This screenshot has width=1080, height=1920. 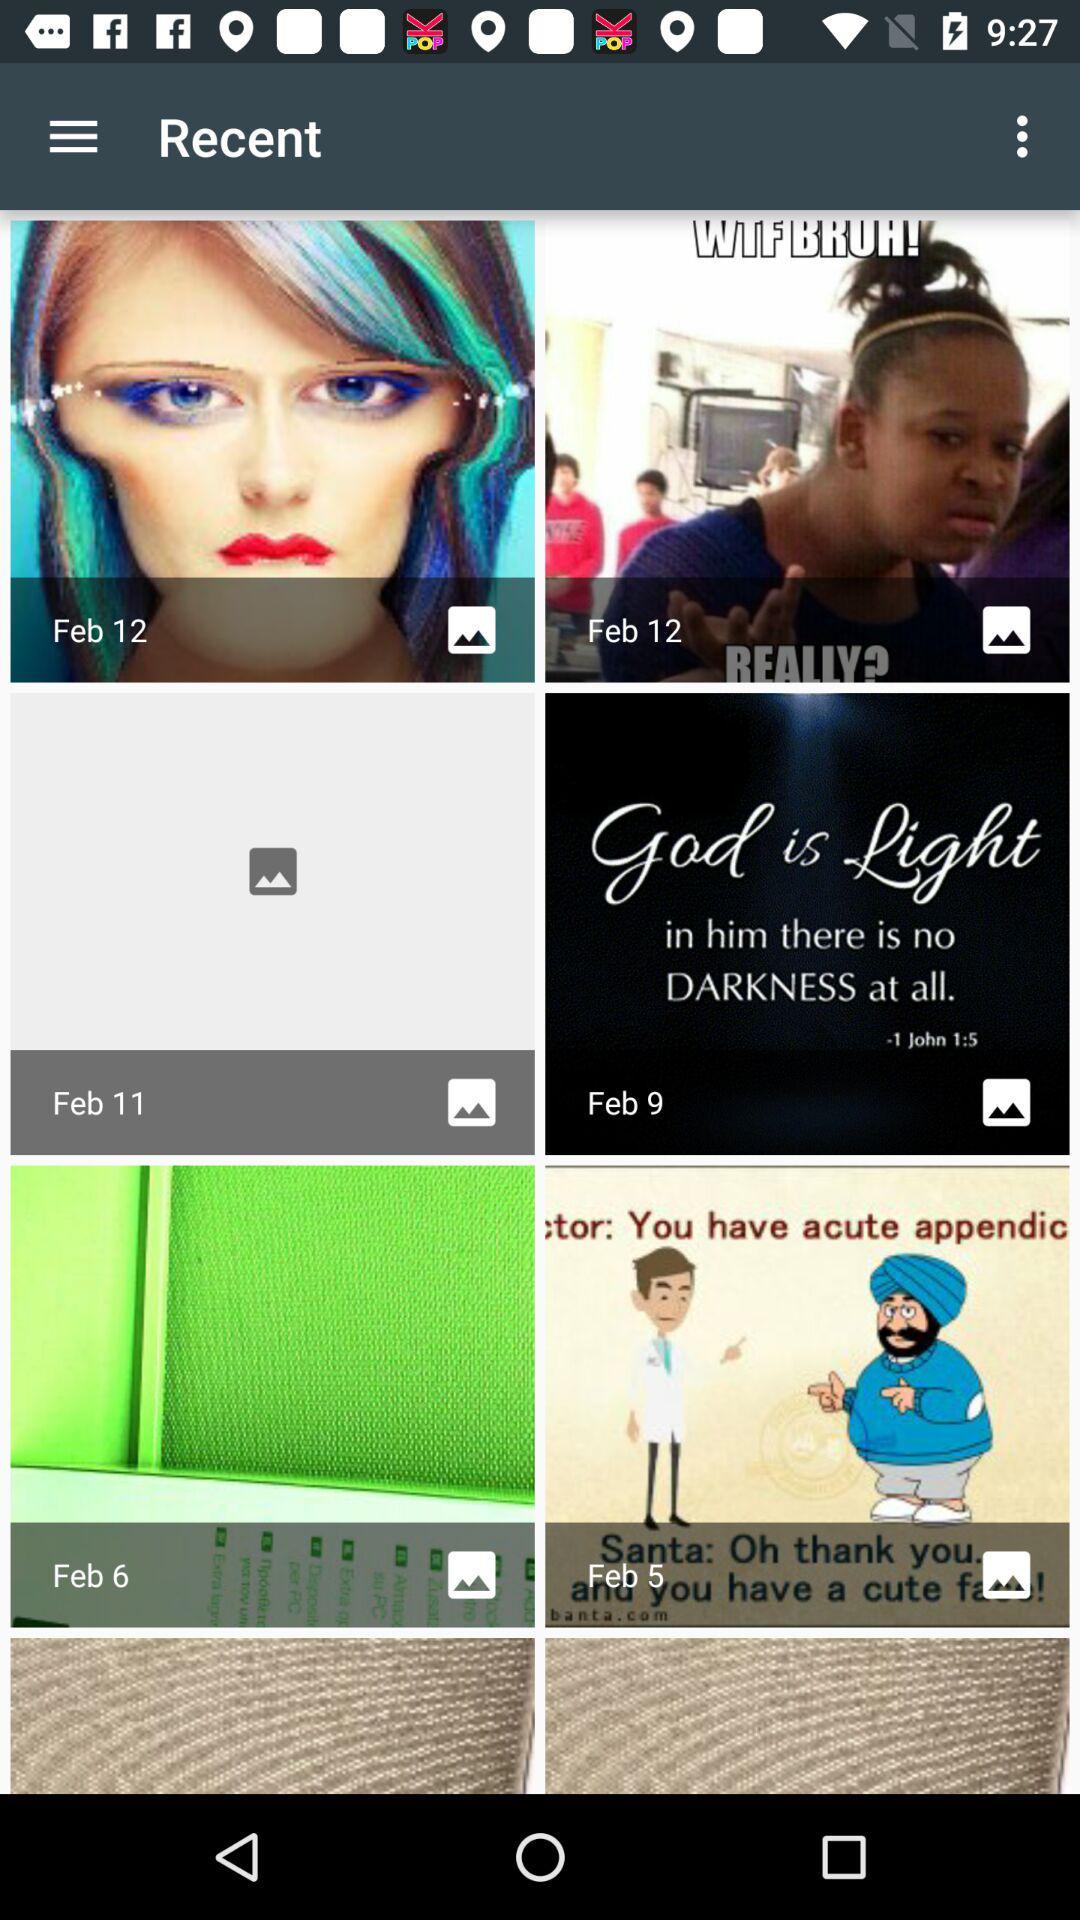 I want to click on the app to the right of recent item, so click(x=1027, y=135).